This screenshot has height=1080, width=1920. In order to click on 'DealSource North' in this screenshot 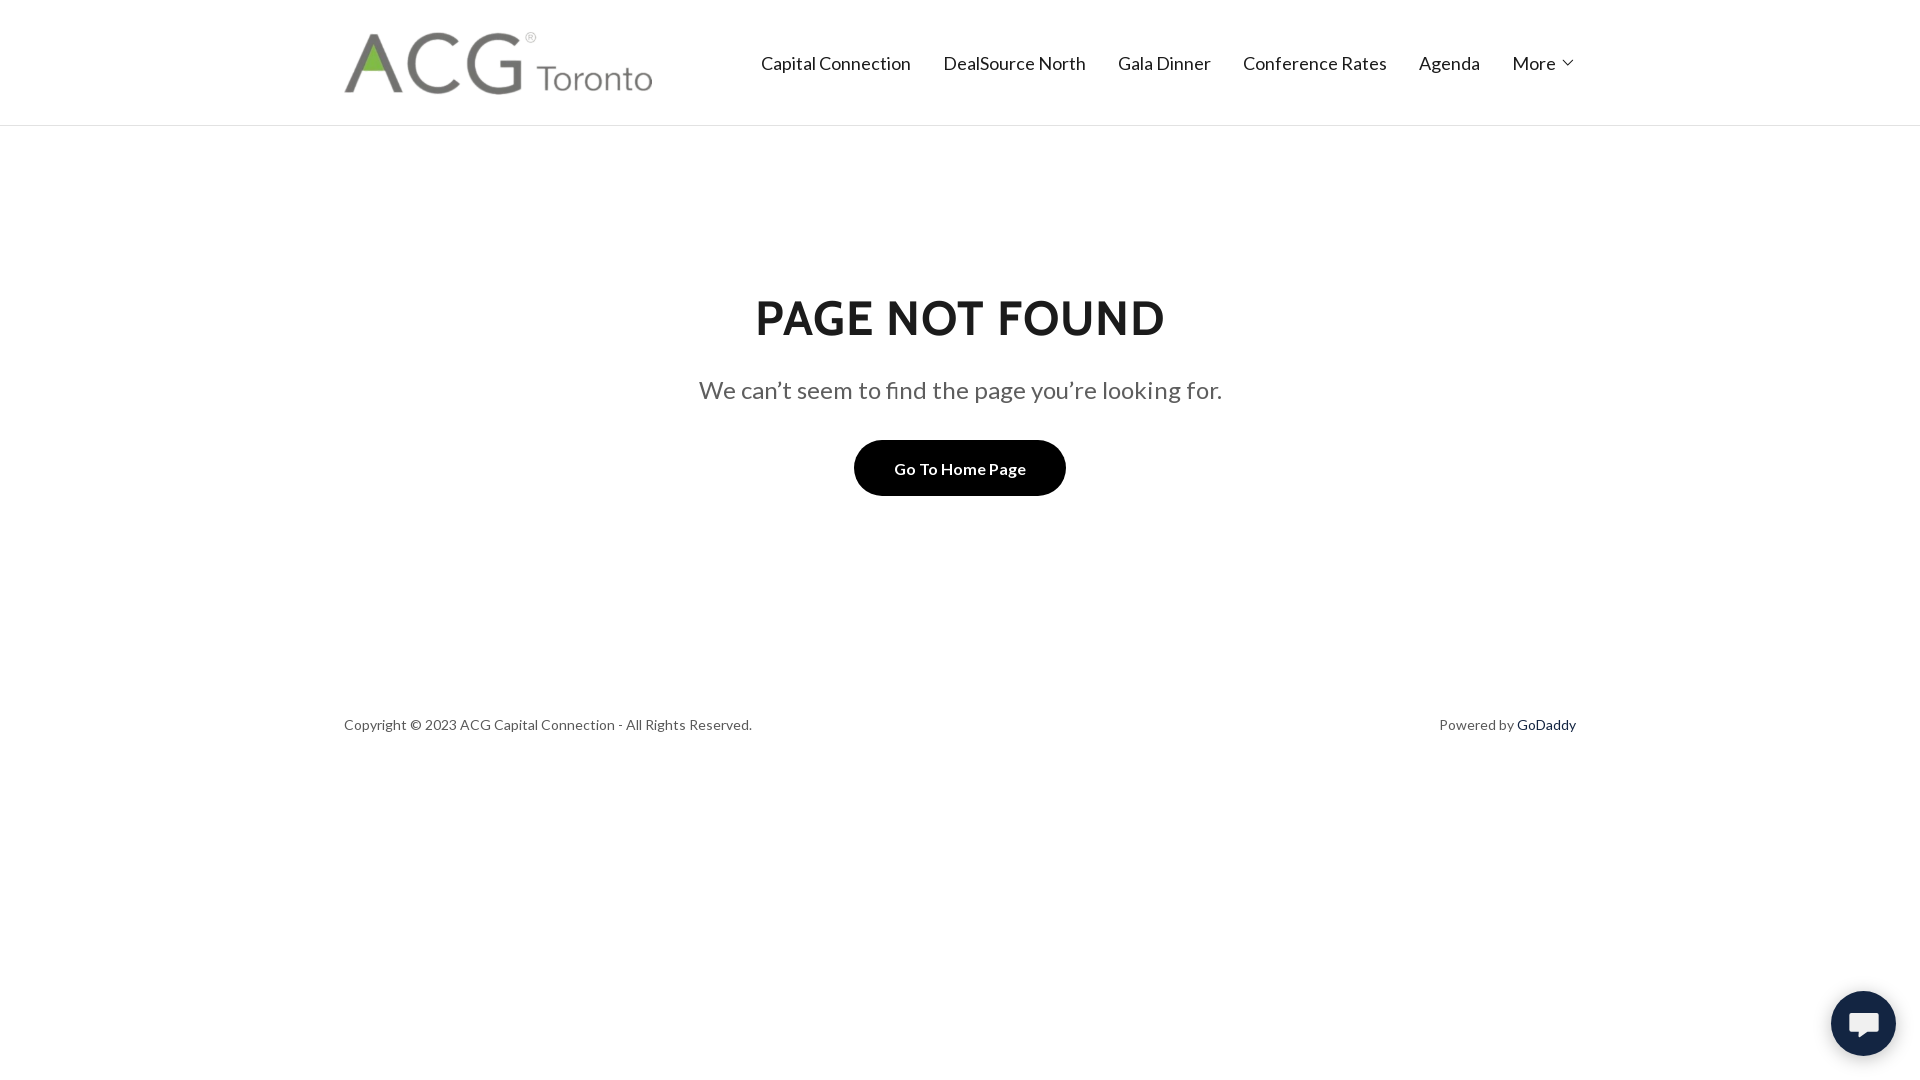, I will do `click(1014, 60)`.